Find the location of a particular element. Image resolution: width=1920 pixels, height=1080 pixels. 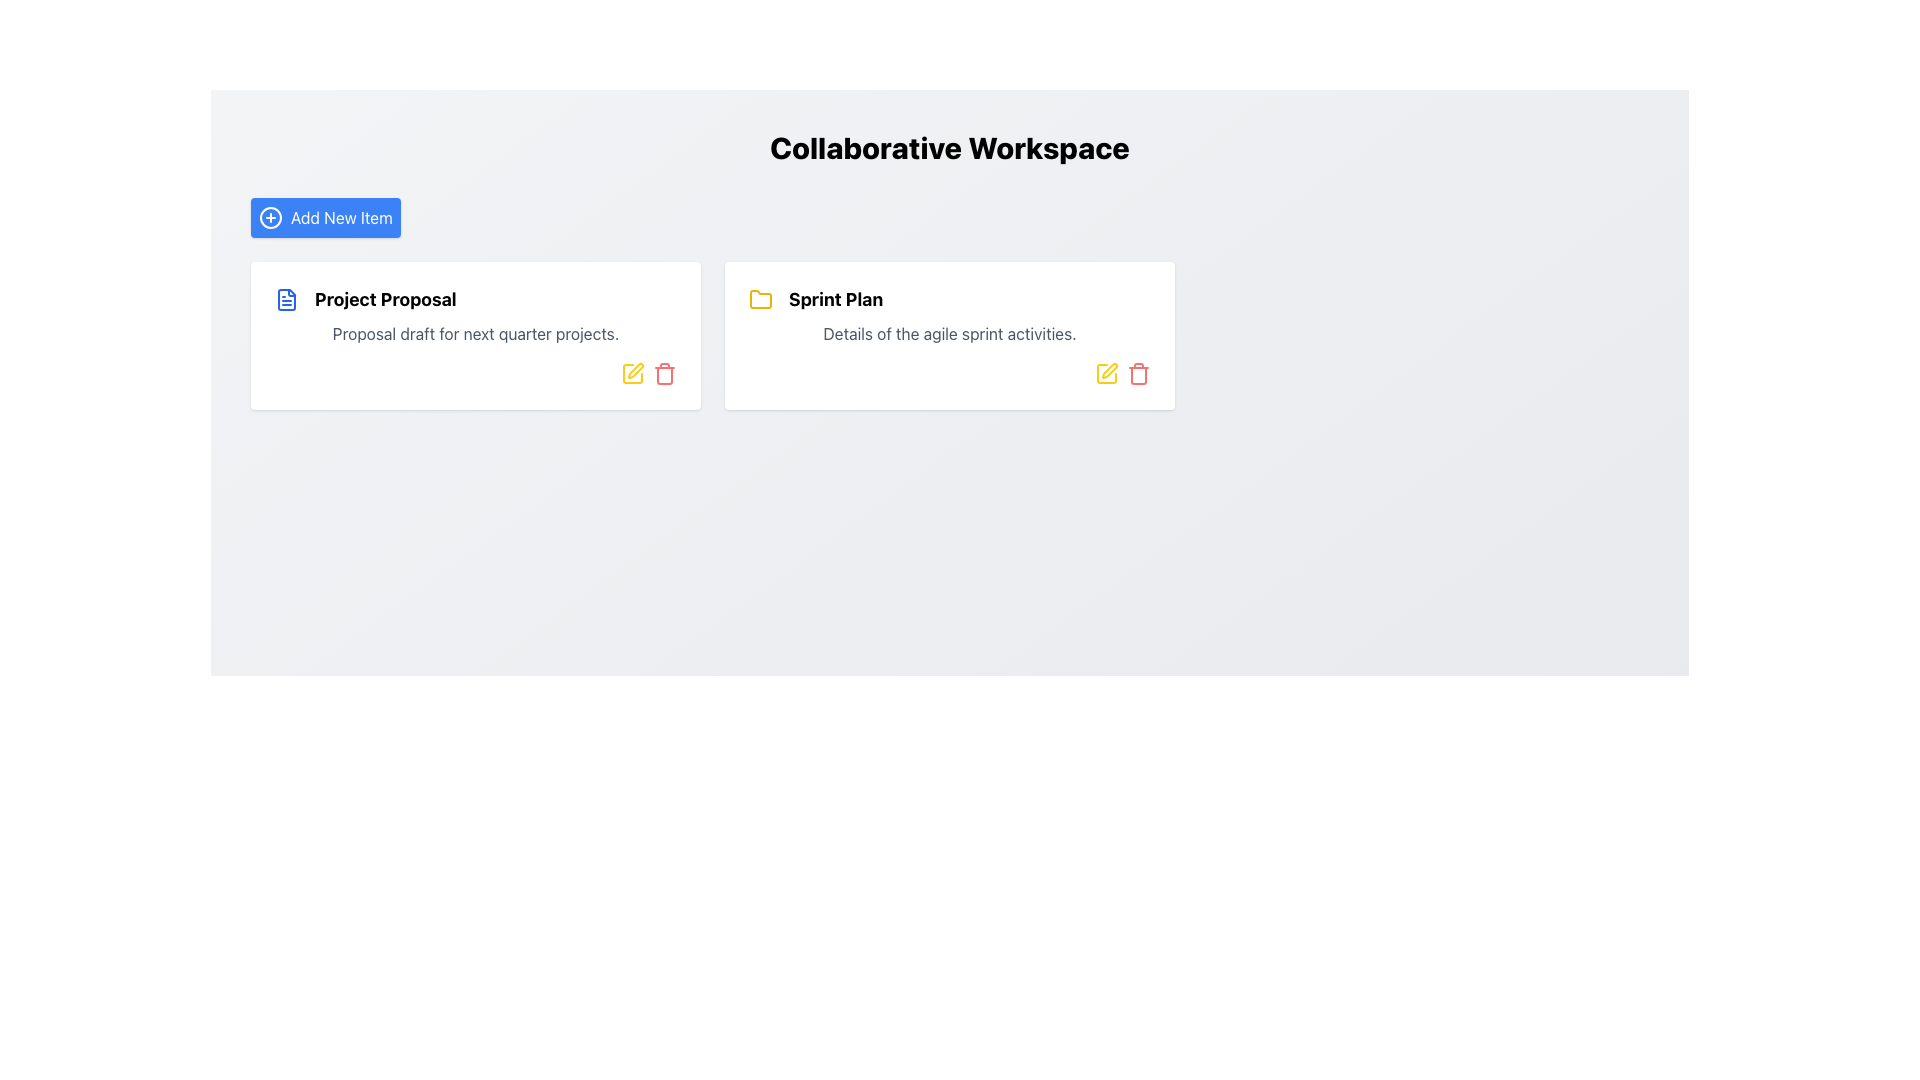

the blue rectangular button labeled 'Add New Item' is located at coordinates (325, 218).